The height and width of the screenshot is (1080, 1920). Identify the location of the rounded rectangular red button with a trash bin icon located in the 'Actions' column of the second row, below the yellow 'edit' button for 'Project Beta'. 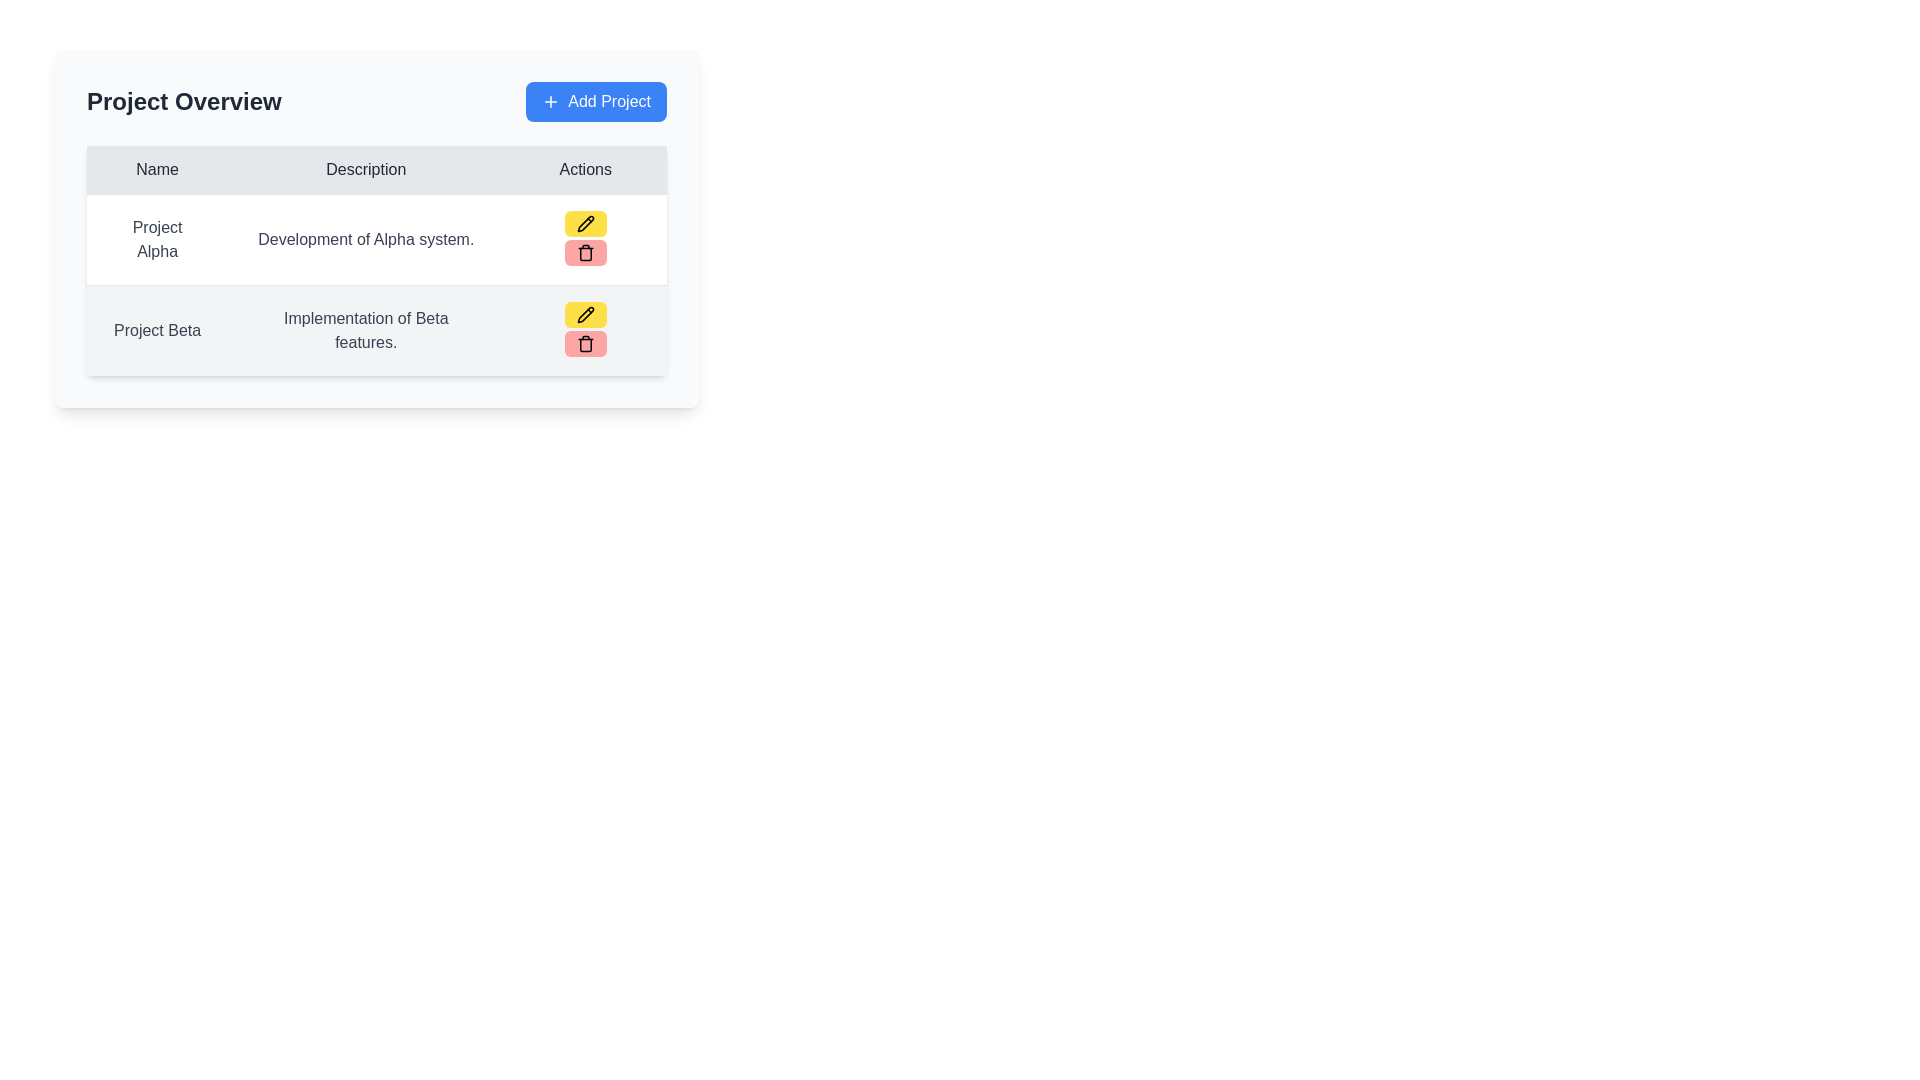
(584, 329).